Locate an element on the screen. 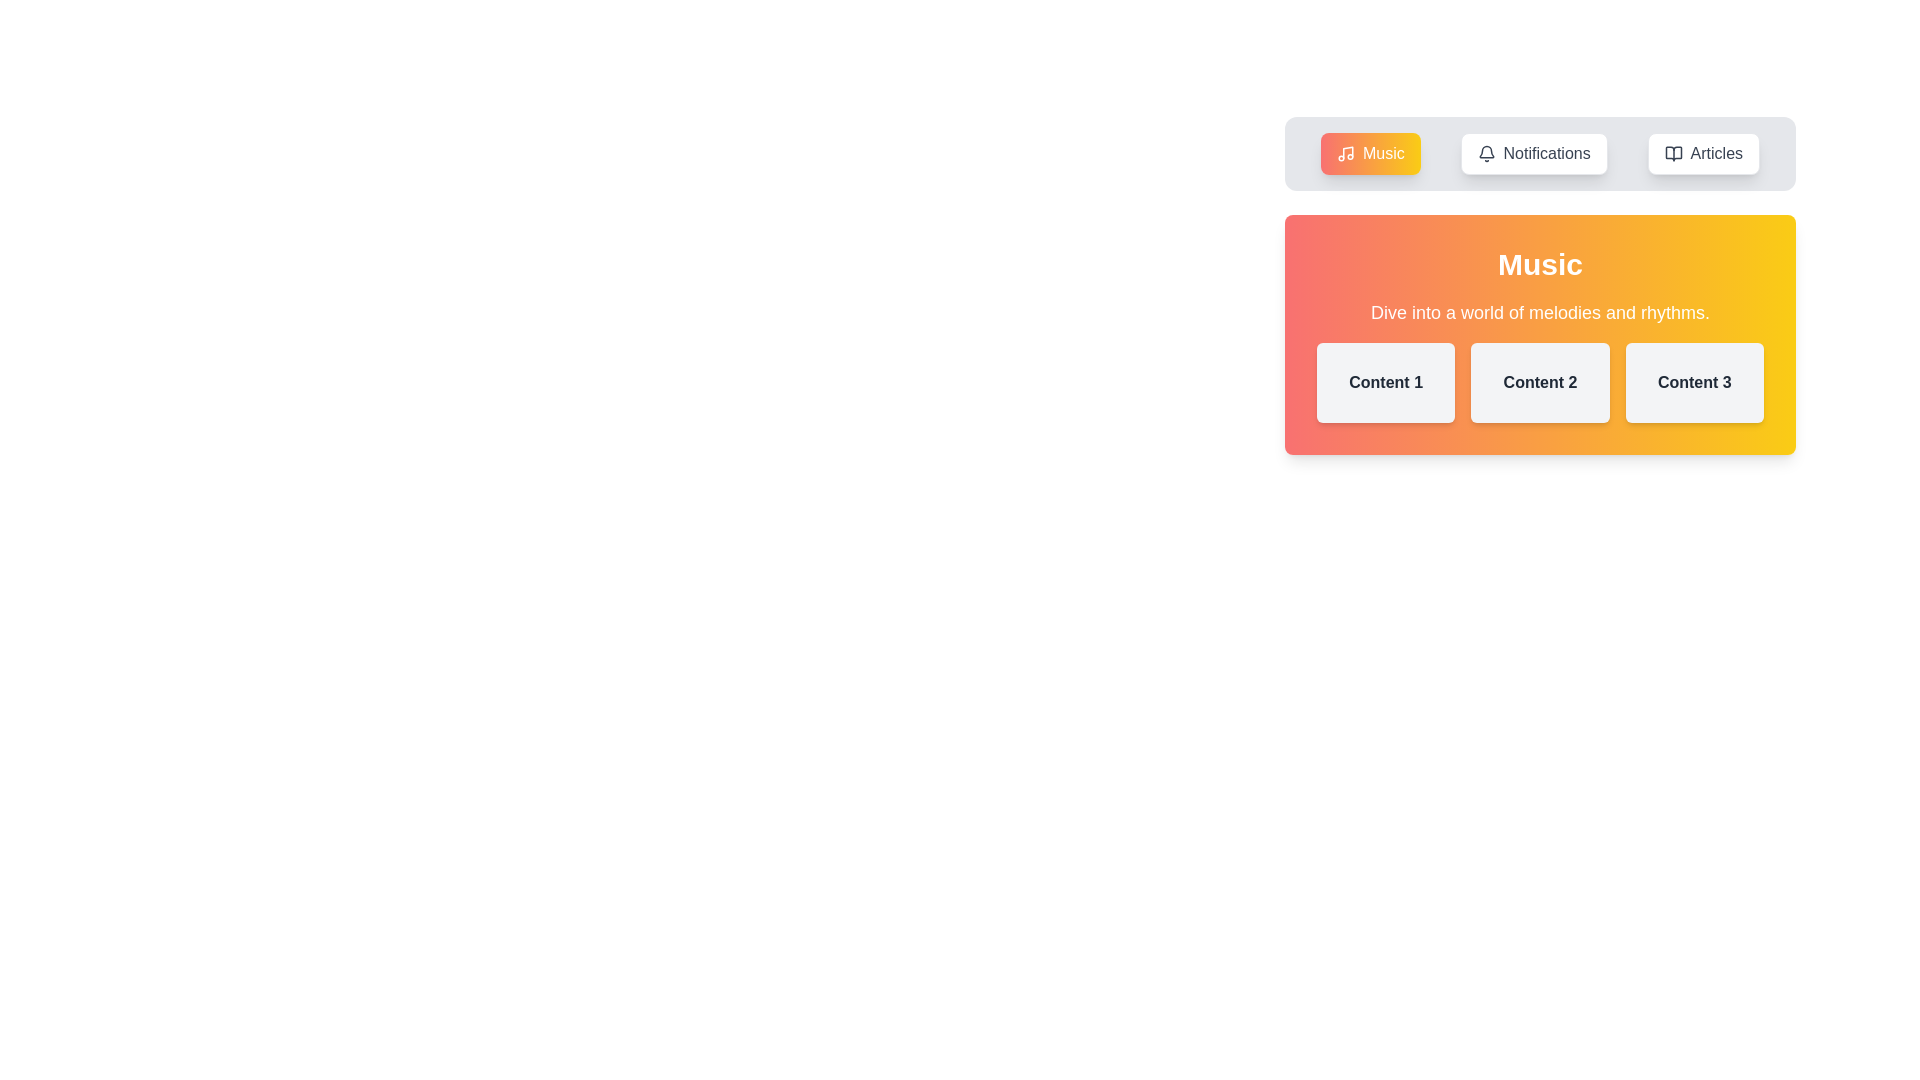  the tab labeled Notifications to switch to it is located at coordinates (1533, 153).